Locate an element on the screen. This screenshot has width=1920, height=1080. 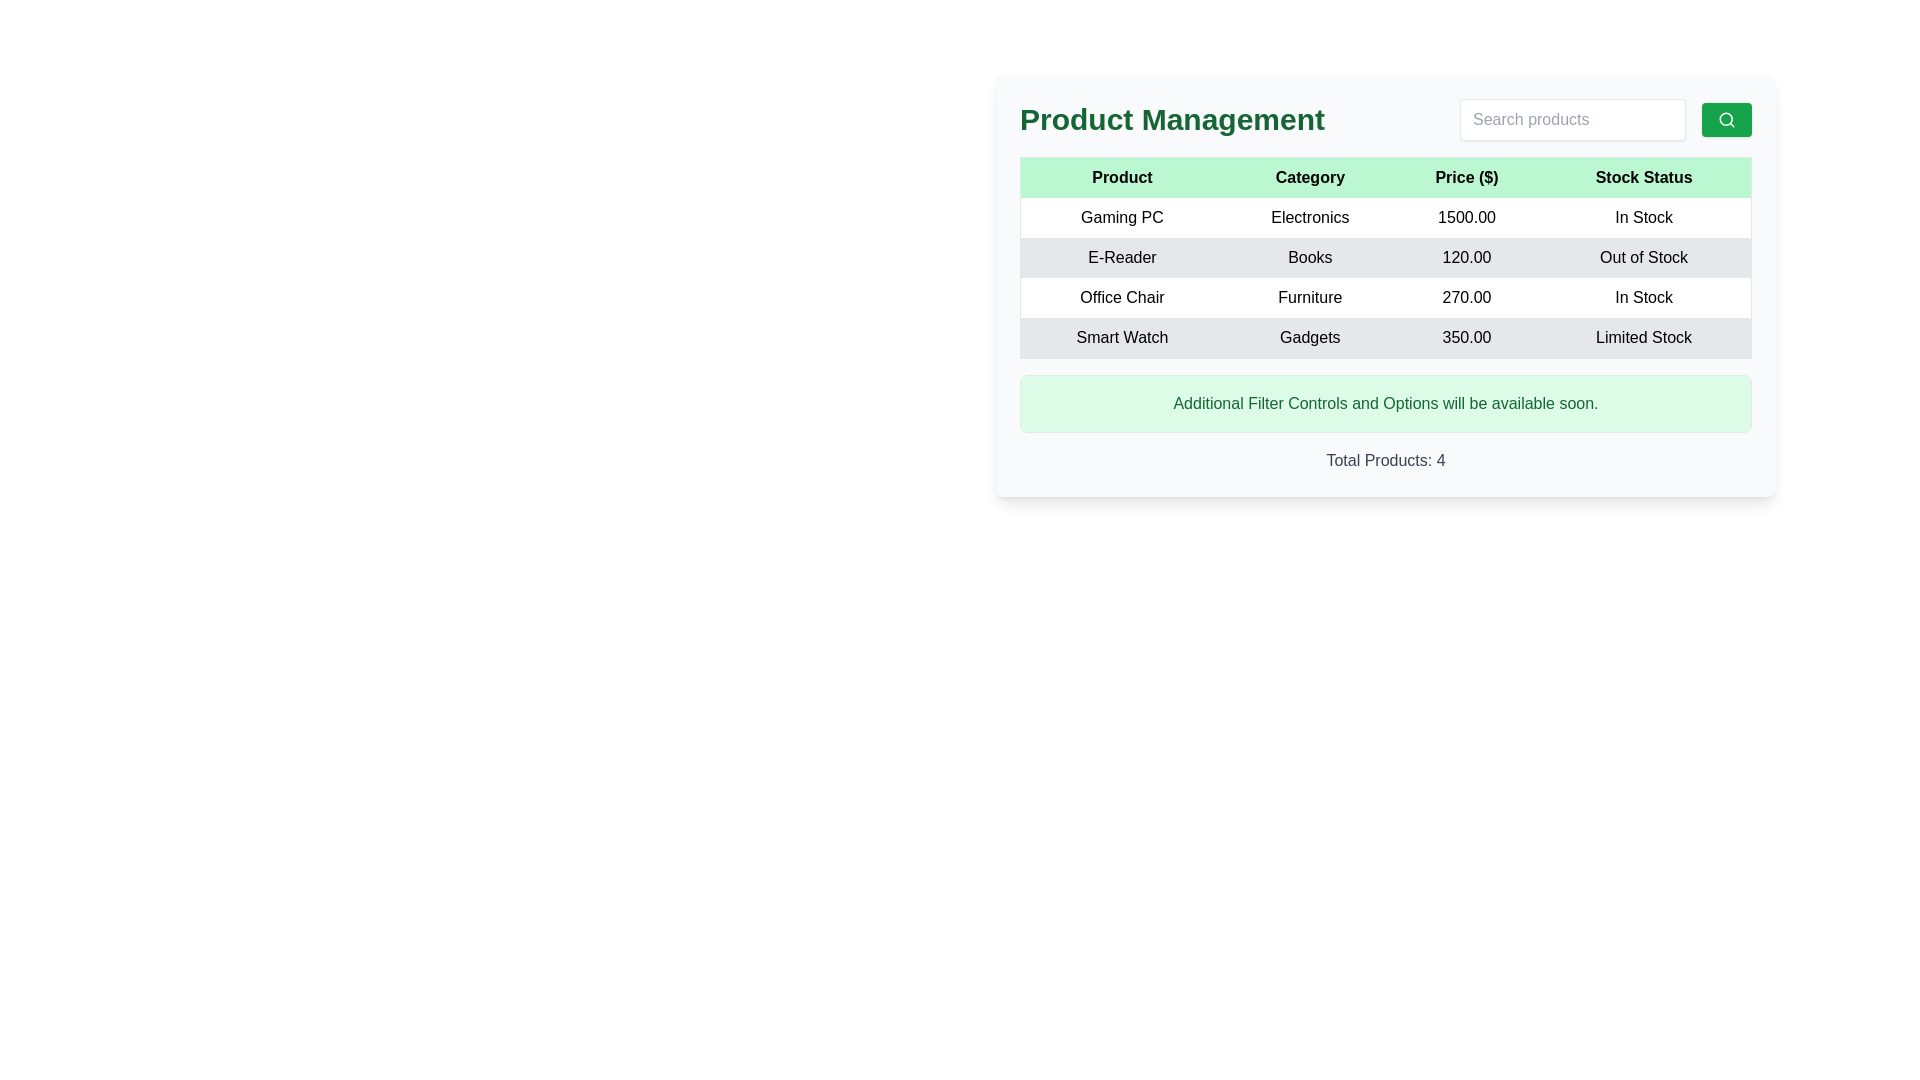
the third row in the data table containing information about 'Office Chair' to highlight it is located at coordinates (1385, 297).